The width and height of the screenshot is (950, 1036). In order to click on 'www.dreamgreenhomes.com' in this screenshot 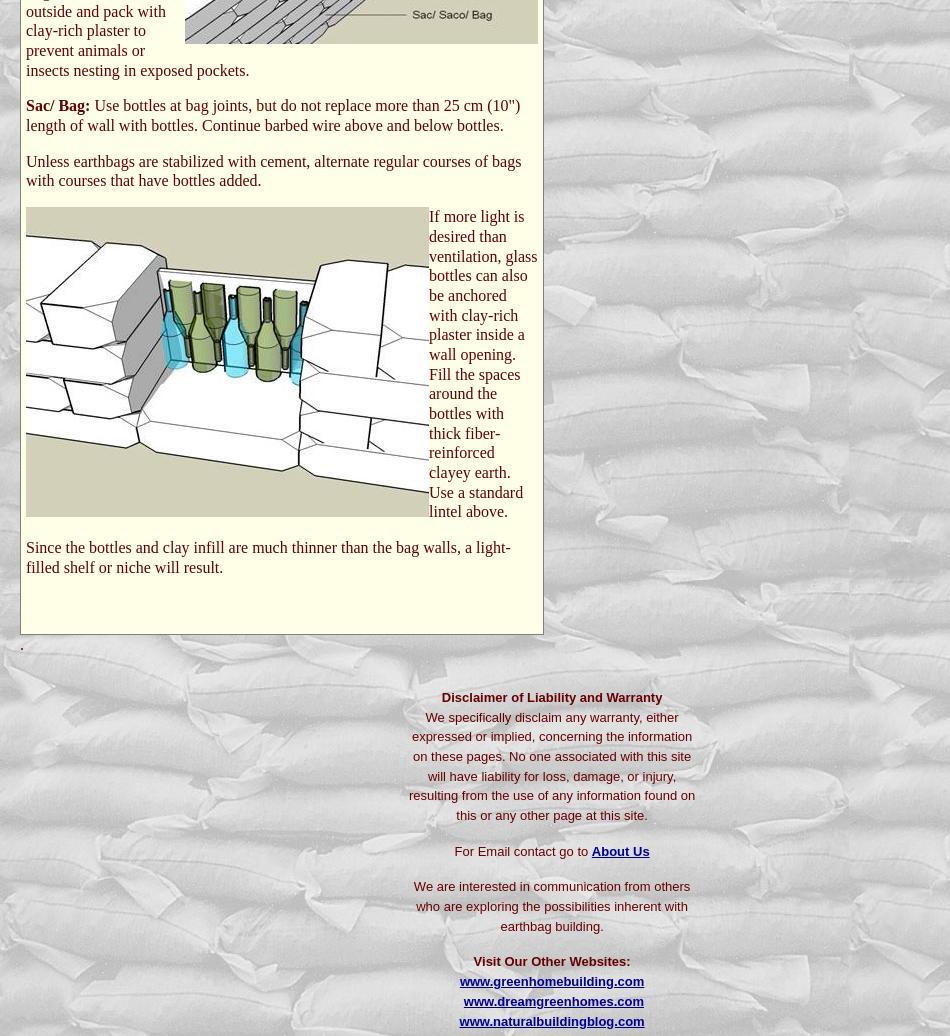, I will do `click(462, 1000)`.